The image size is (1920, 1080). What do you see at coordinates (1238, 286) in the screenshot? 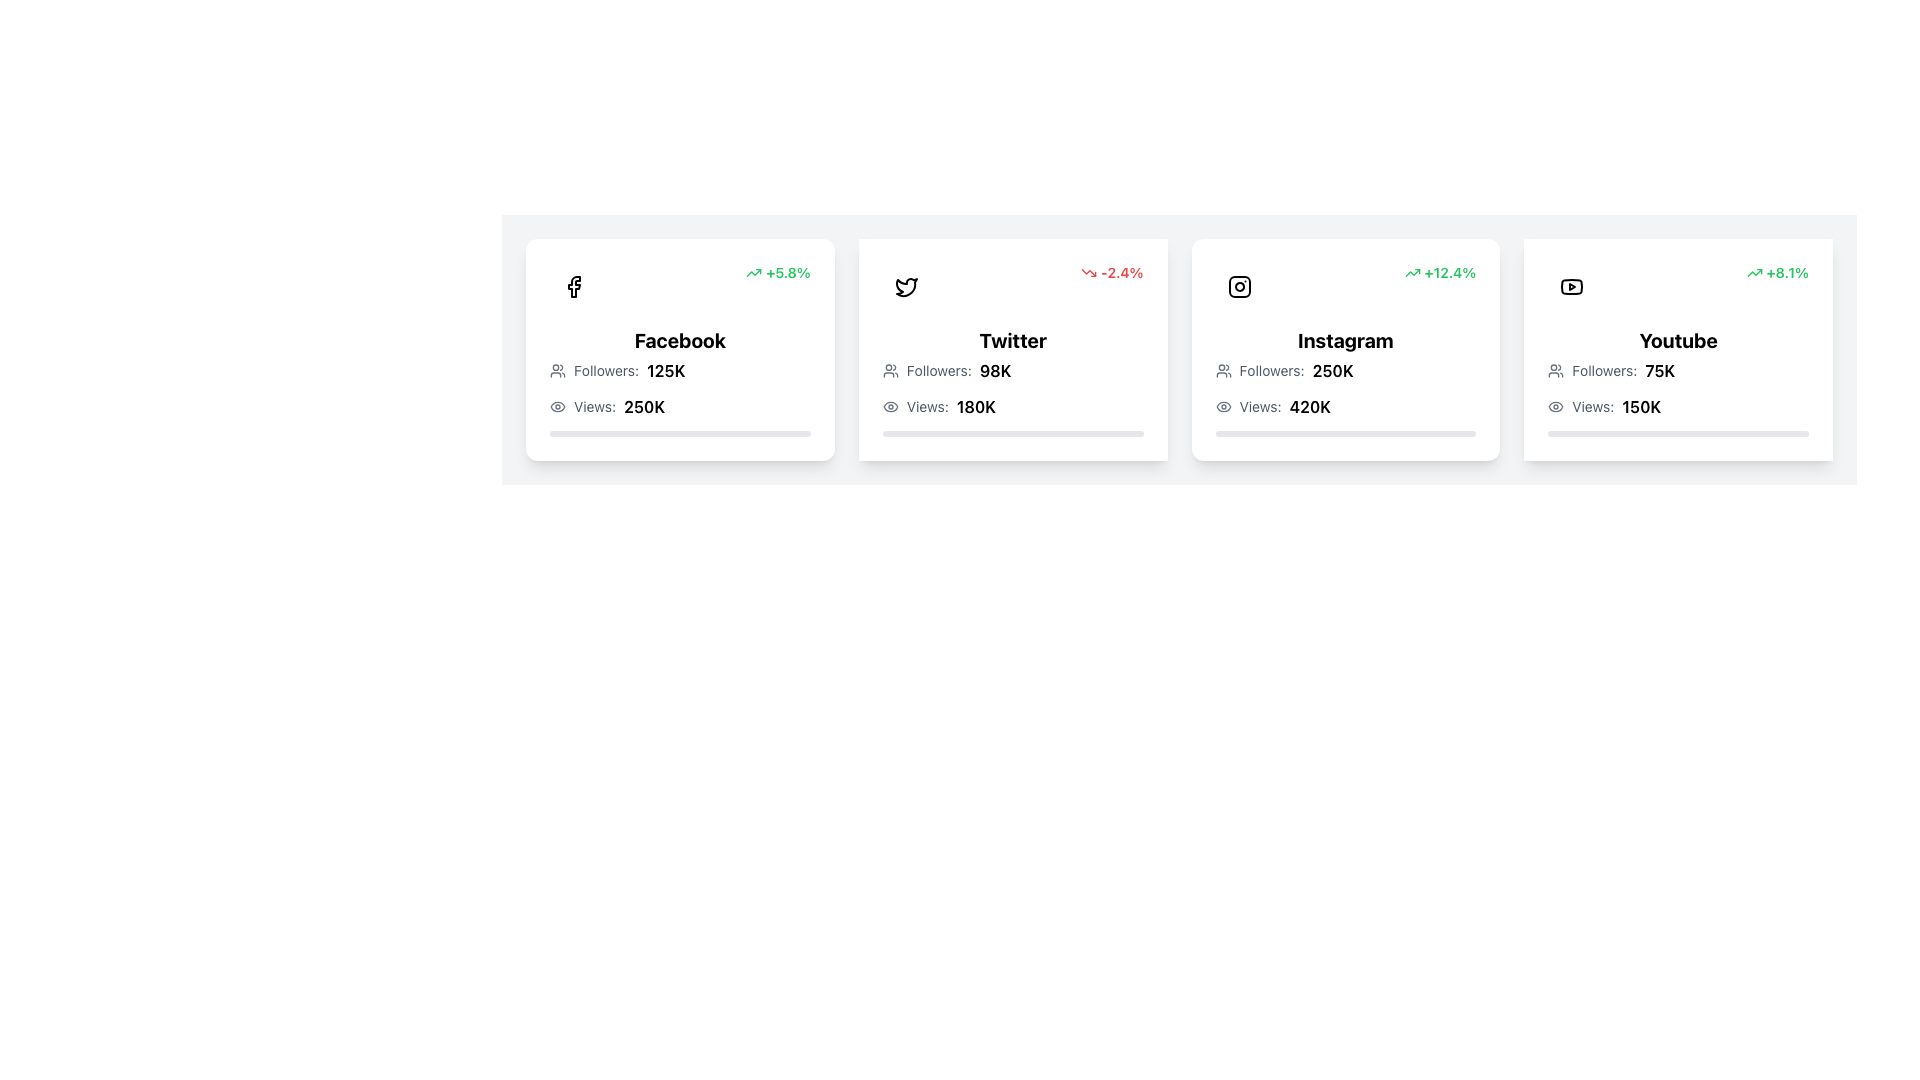
I see `the Instagram icon located on the third card in a horizontal sequence of four cards, which visually represents the Instagram social media platform` at bounding box center [1238, 286].